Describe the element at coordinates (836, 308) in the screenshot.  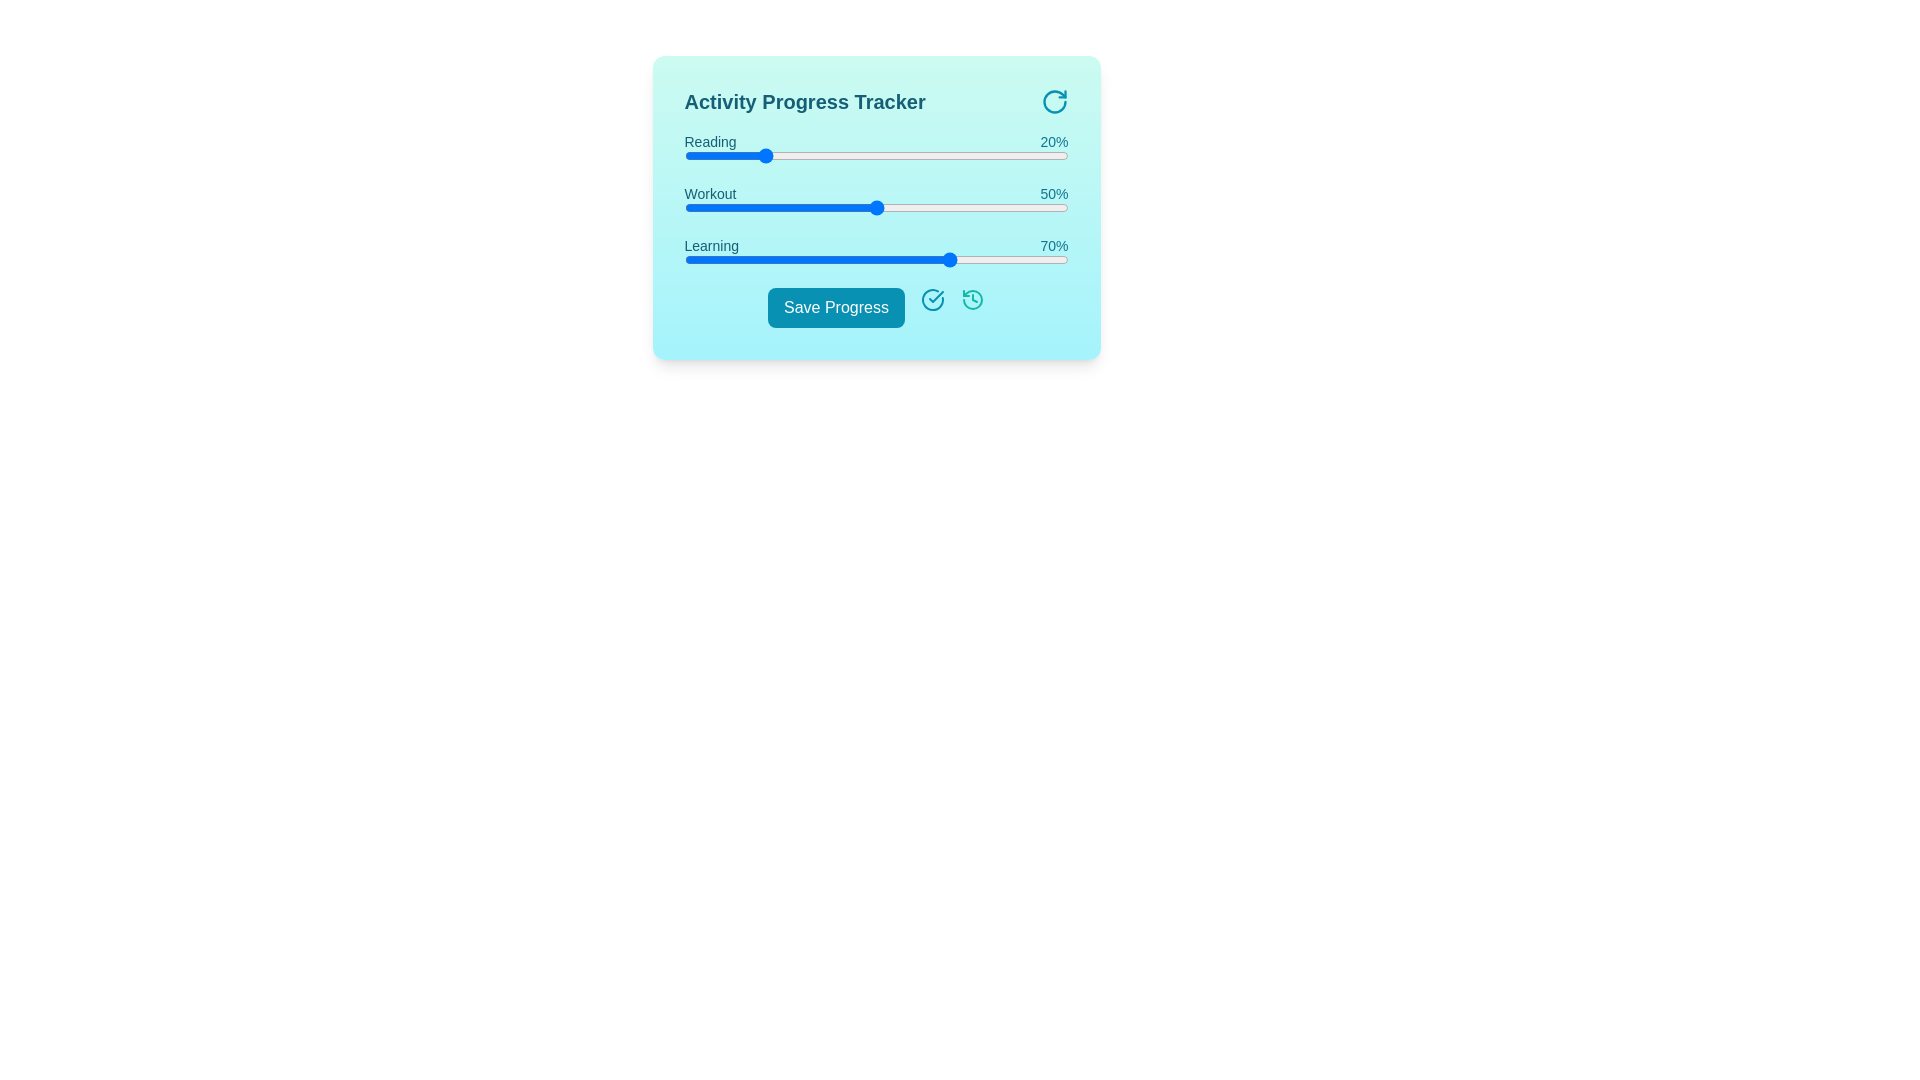
I see `the 'Save Progress' button to save the current progress values` at that location.